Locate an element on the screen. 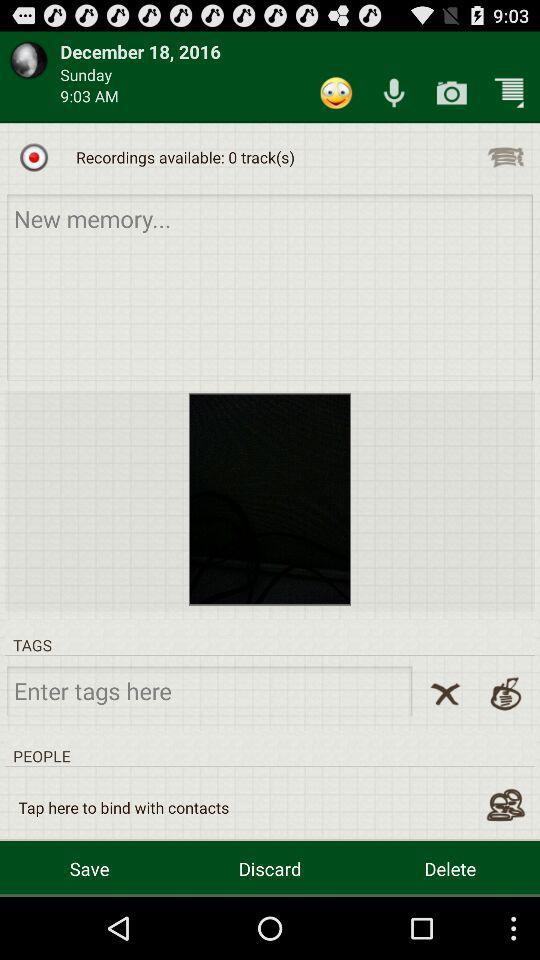 The width and height of the screenshot is (540, 960). app below 9:03 am app is located at coordinates (33, 156).